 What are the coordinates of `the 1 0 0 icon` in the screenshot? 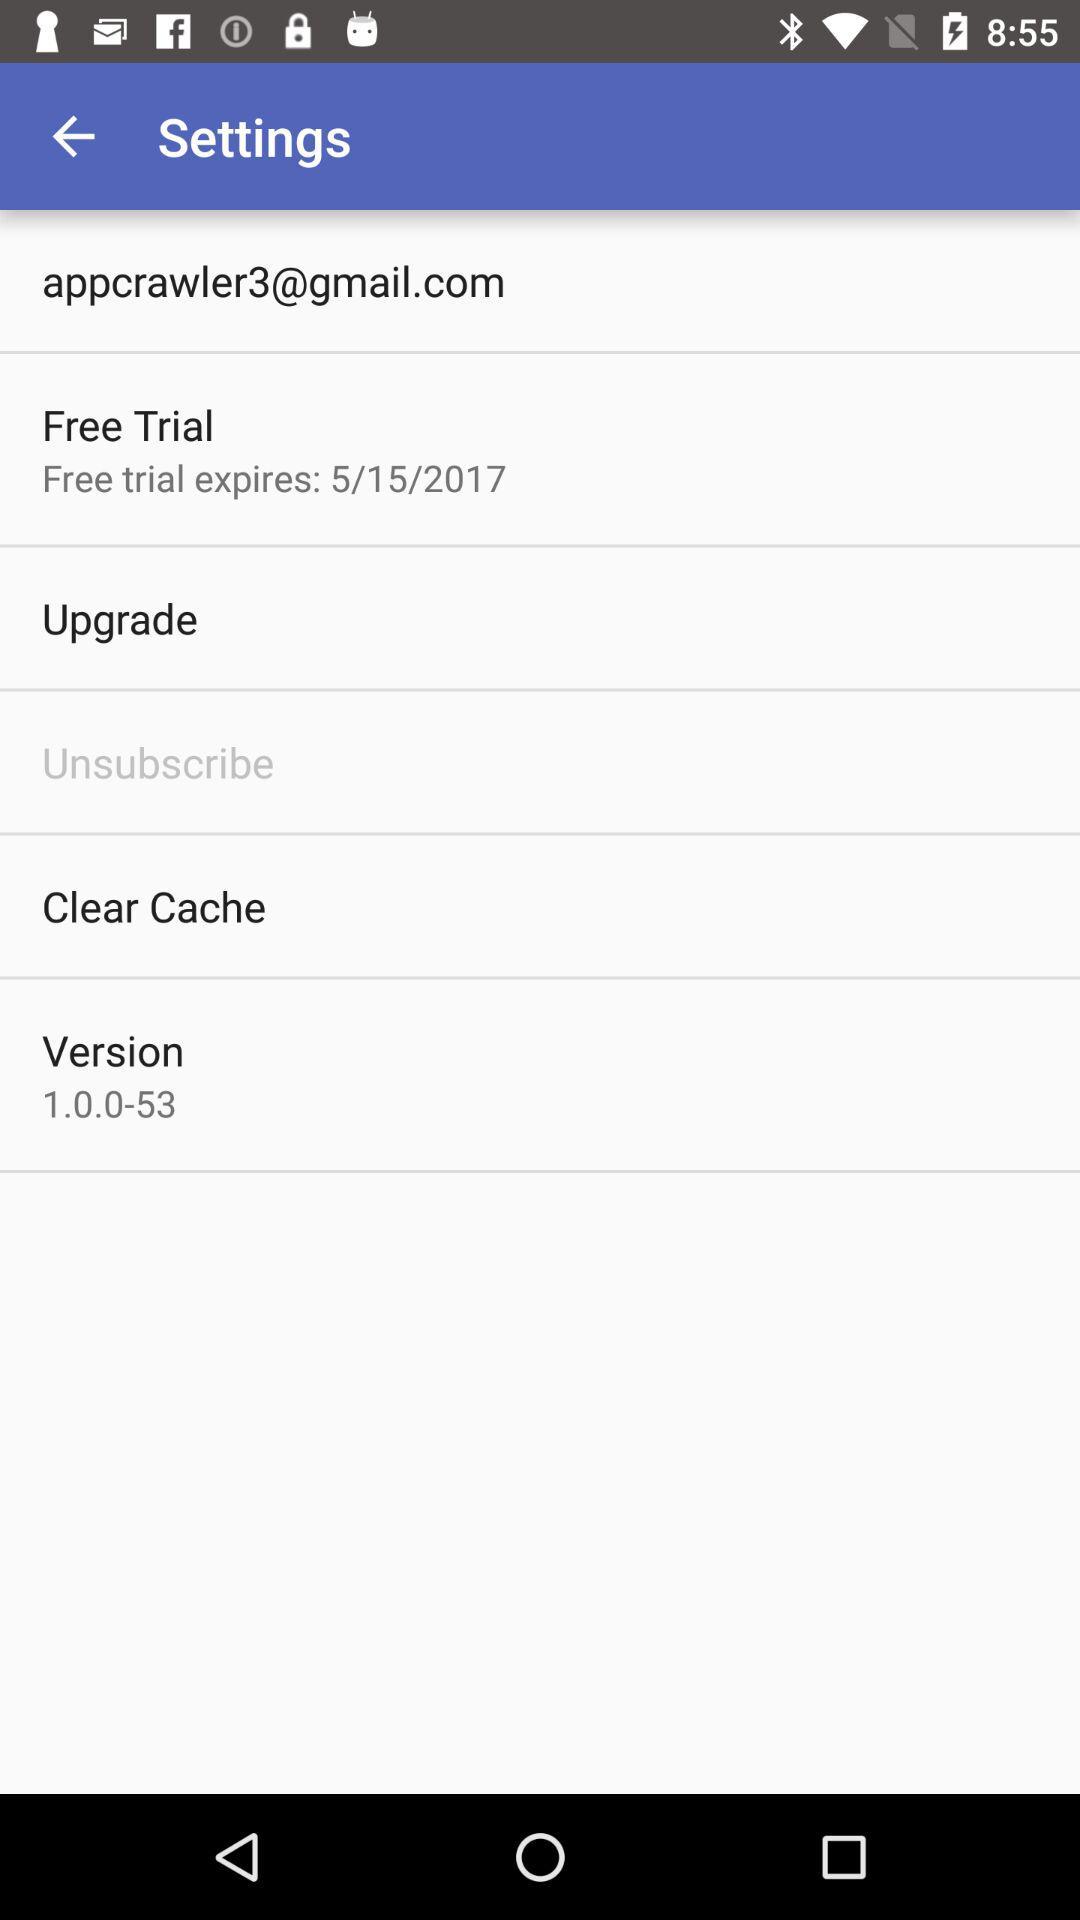 It's located at (109, 1102).